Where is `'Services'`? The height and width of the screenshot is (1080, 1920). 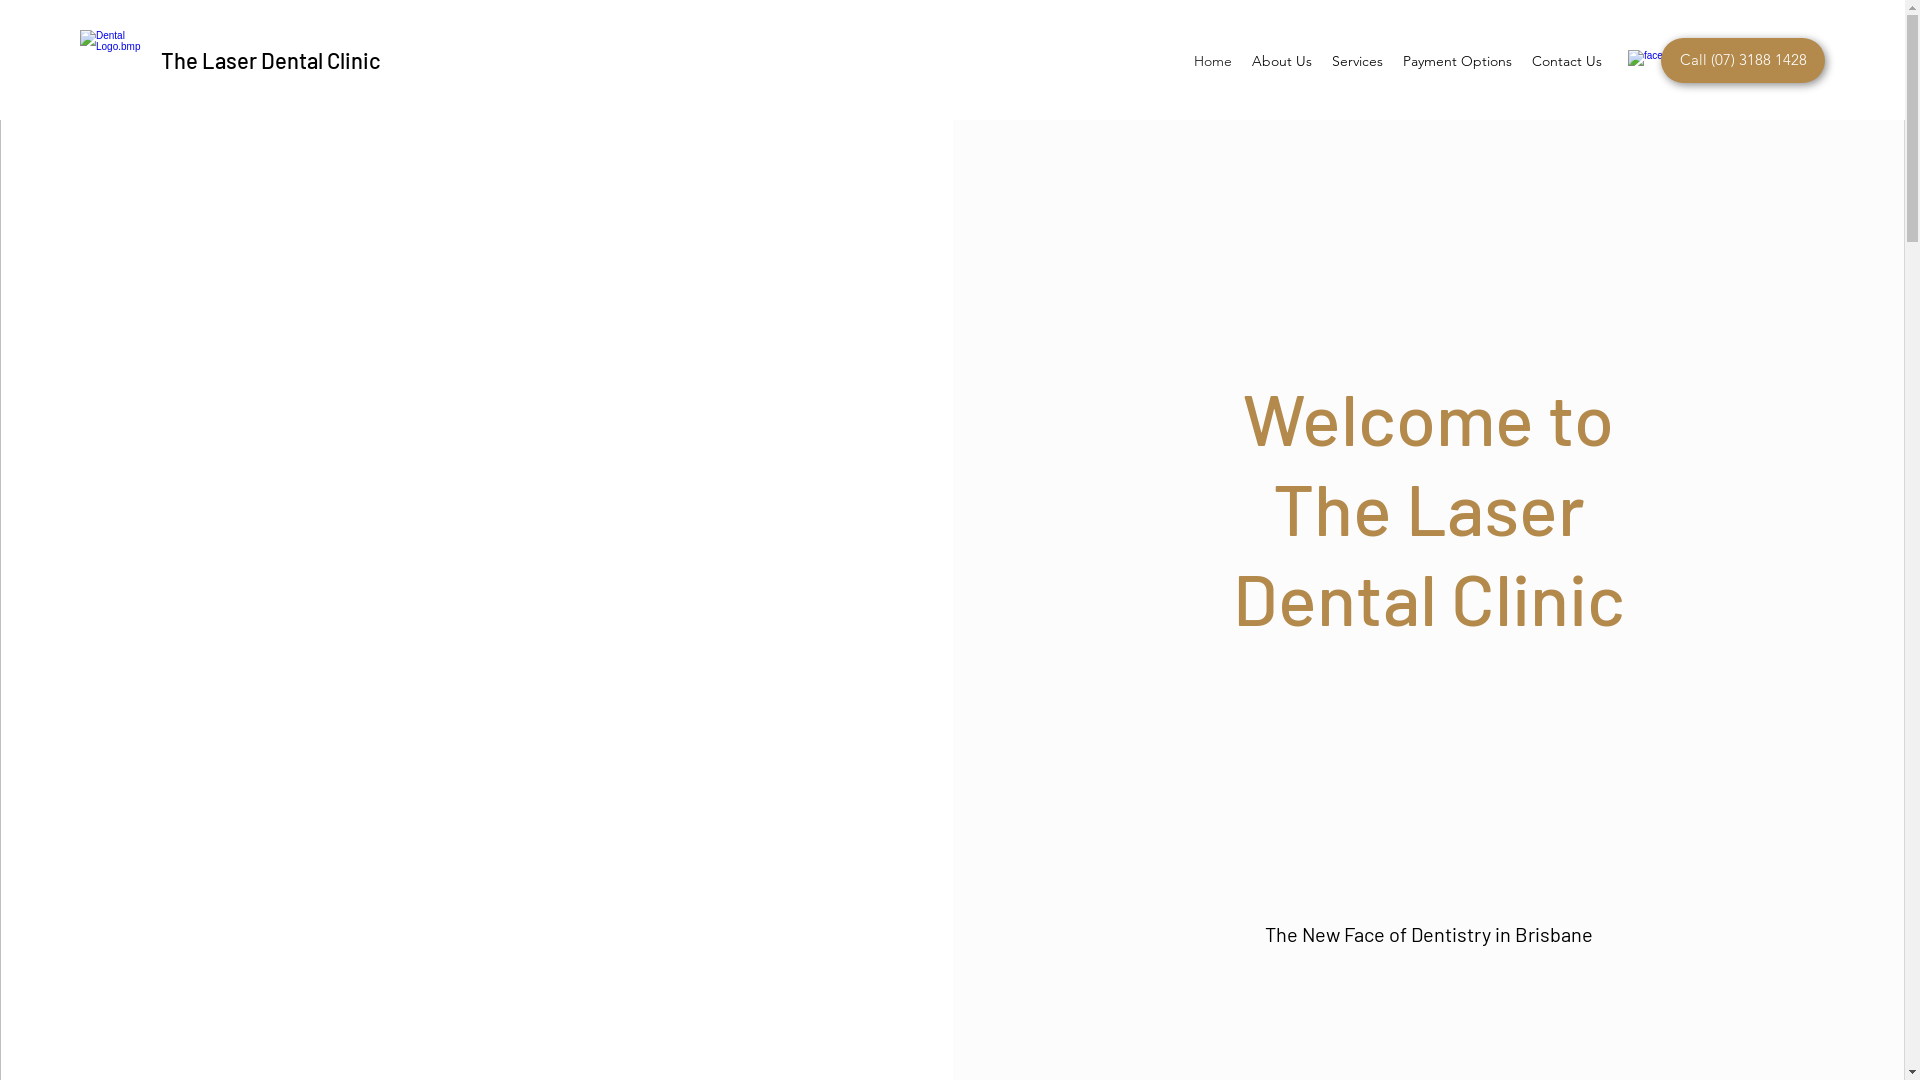 'Services' is located at coordinates (1357, 60).